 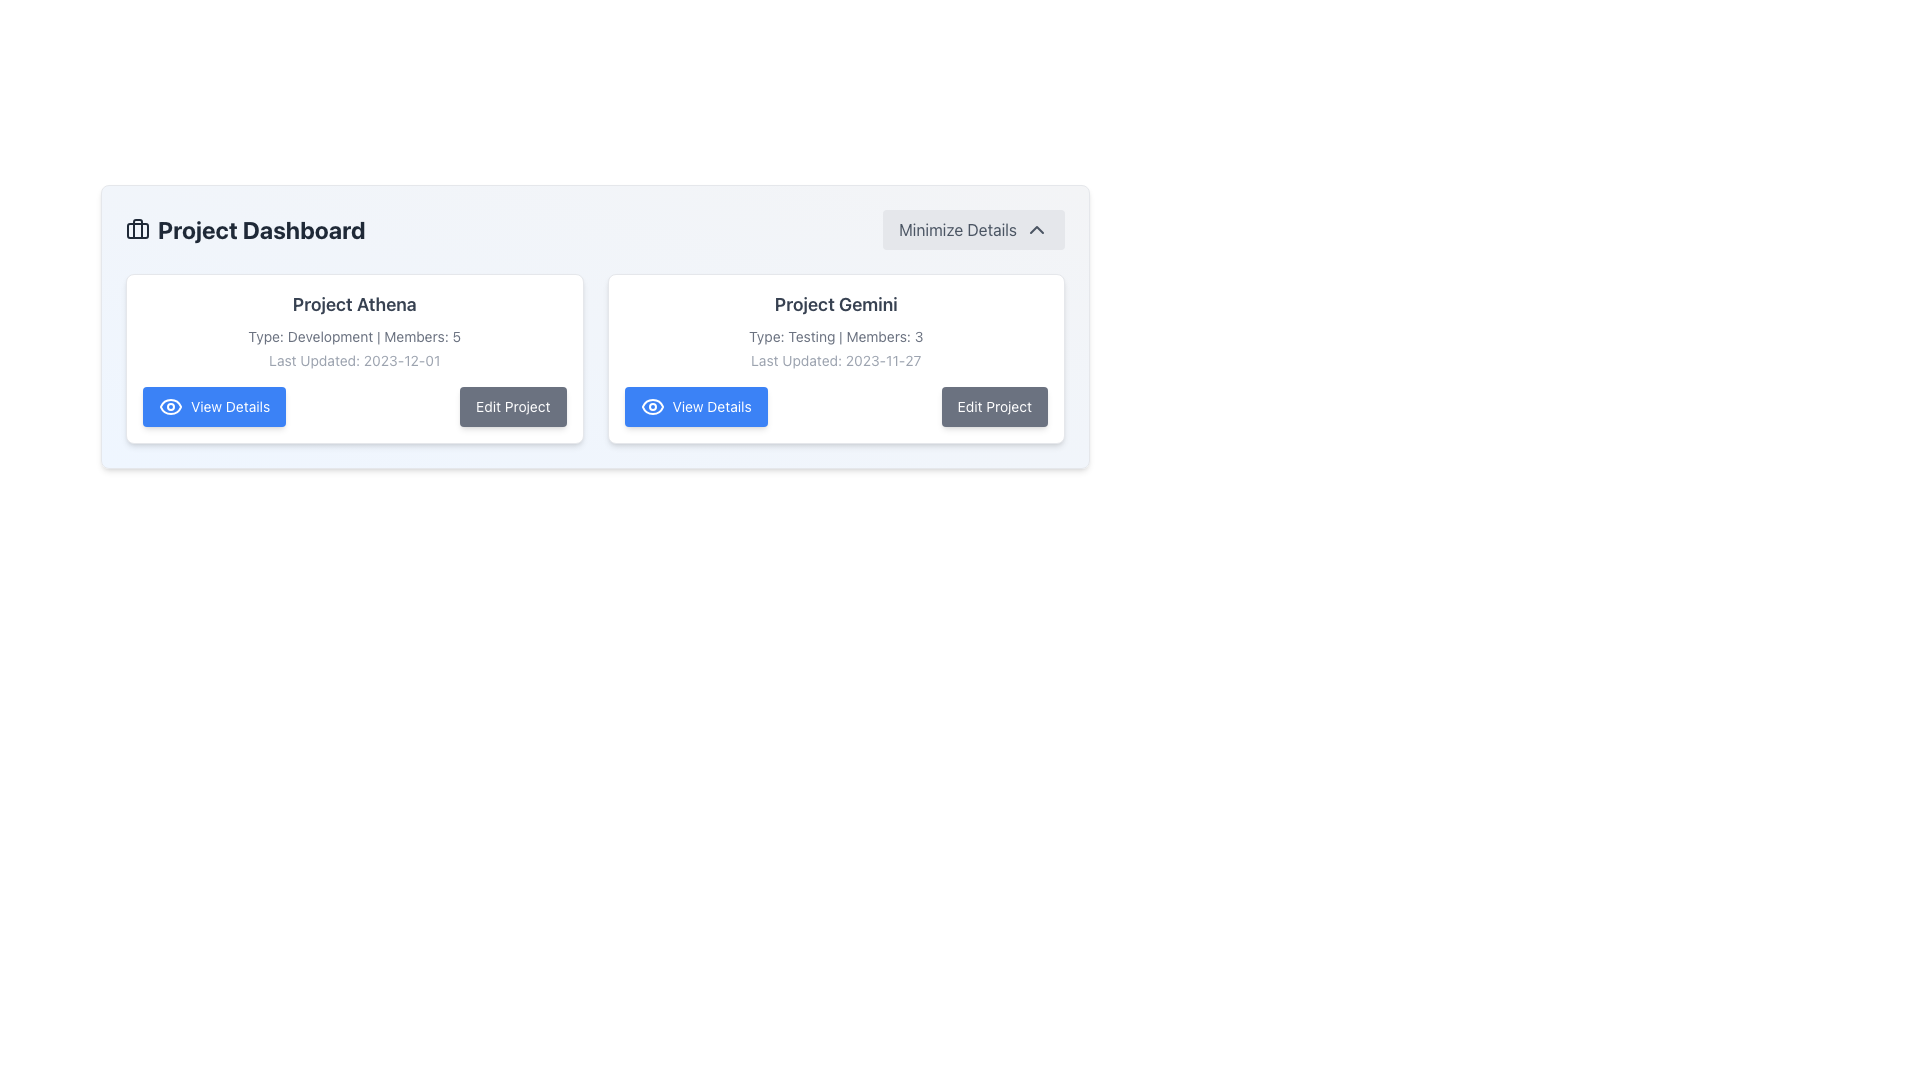 I want to click on the 'Last Updated: 2023-11-27' text element, which is the third line in the 'Project Gemini' card, positioned below the 'Type: Testing | Members: 3' line and above the 'View Details' and 'Edit Project' buttons, so click(x=836, y=361).